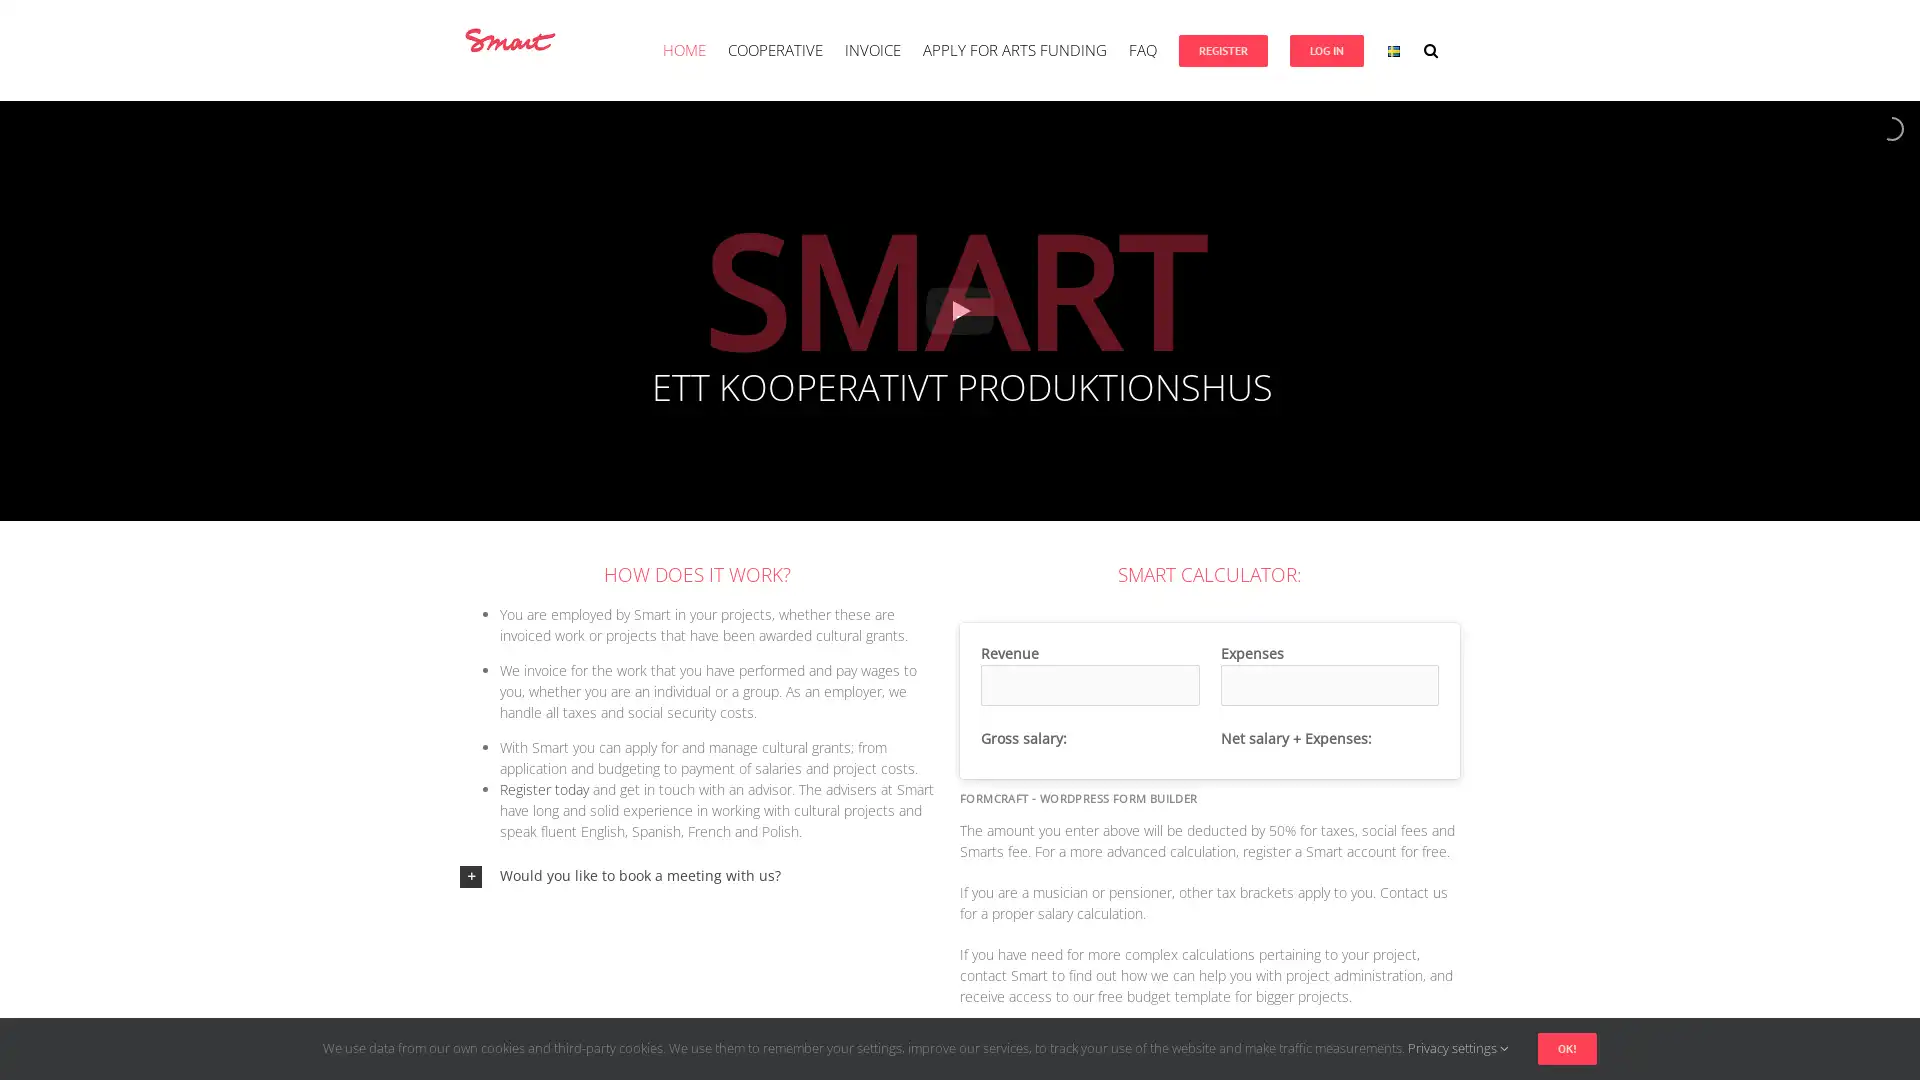 The height and width of the screenshot is (1080, 1920). I want to click on Would you like to book a meeting with us?, so click(696, 874).